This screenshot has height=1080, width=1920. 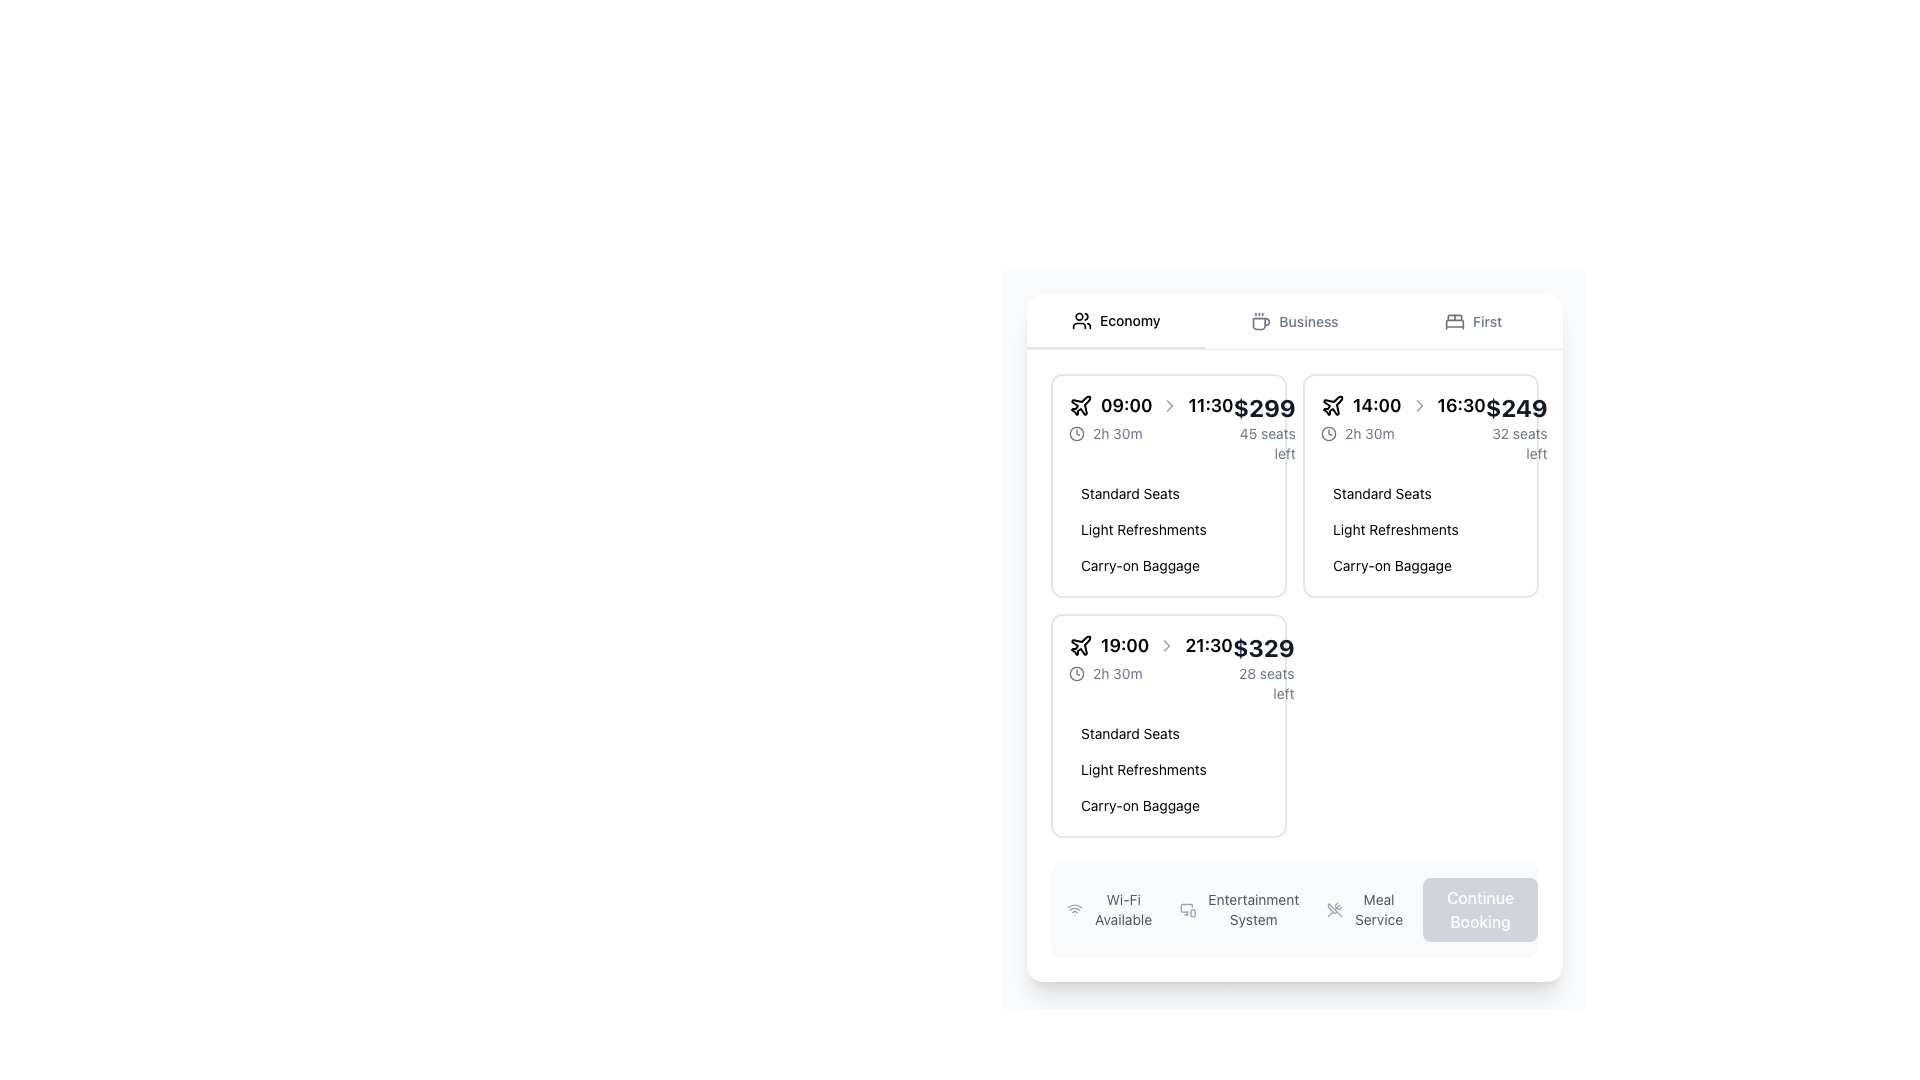 I want to click on the economy icon featuring two stylized individuals, so click(x=1081, y=319).